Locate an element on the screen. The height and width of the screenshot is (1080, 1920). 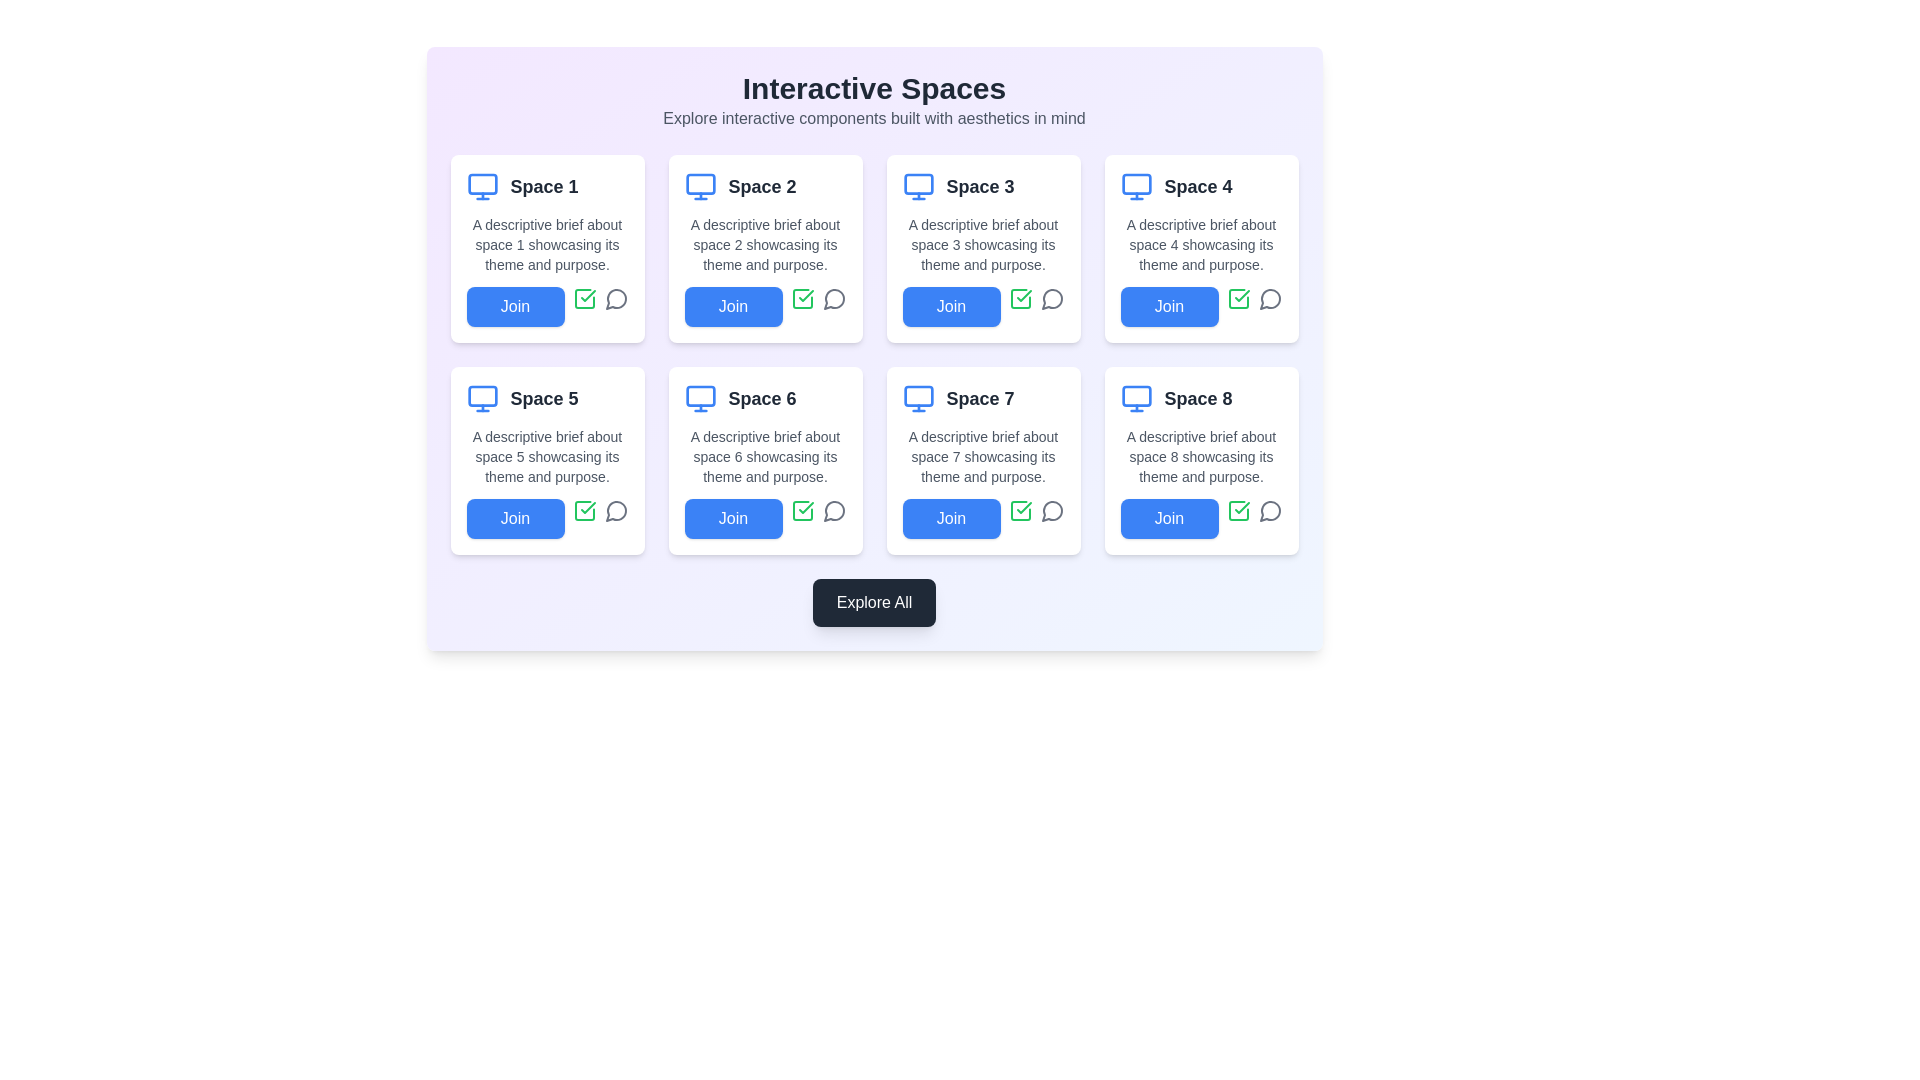
the gray speech bubble icon located after the 'Join' button and checkmark icon in the sixth card of the grid layout is located at coordinates (834, 509).